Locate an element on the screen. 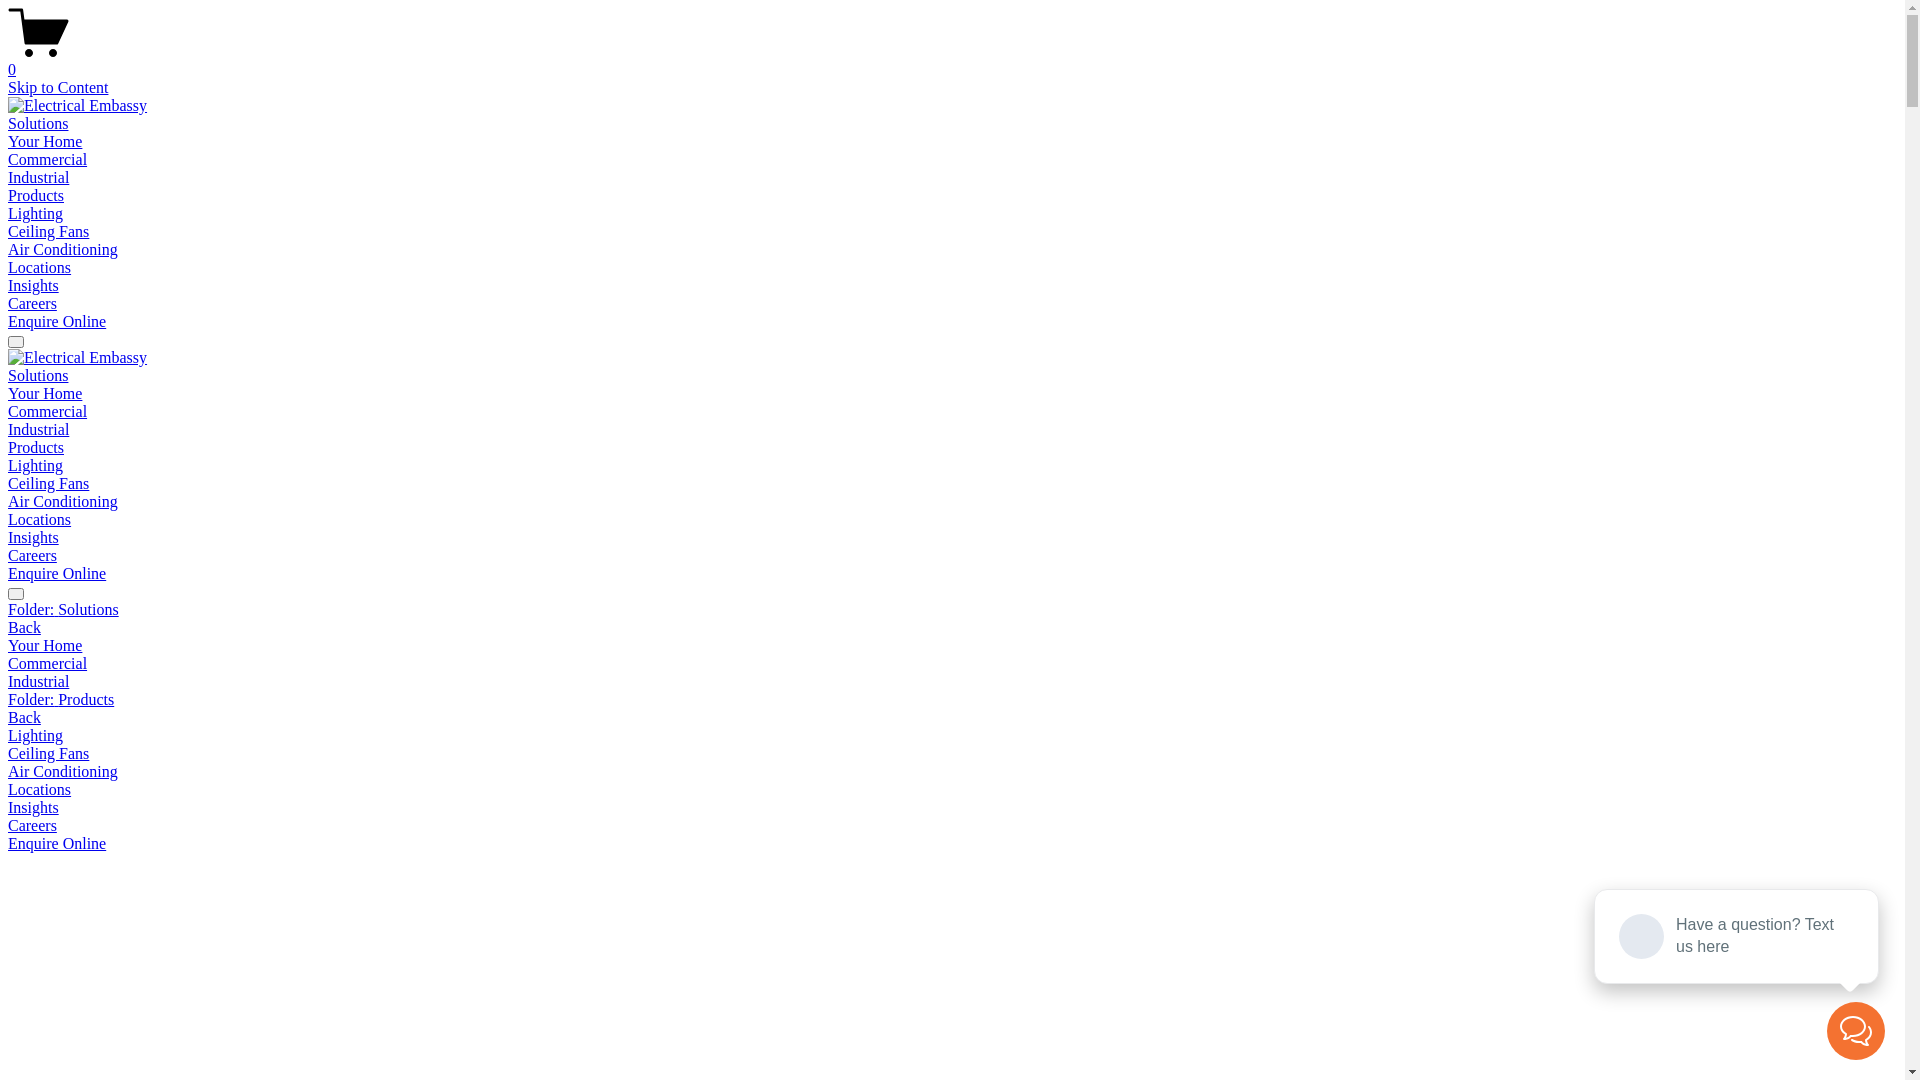  'Back' is located at coordinates (24, 626).